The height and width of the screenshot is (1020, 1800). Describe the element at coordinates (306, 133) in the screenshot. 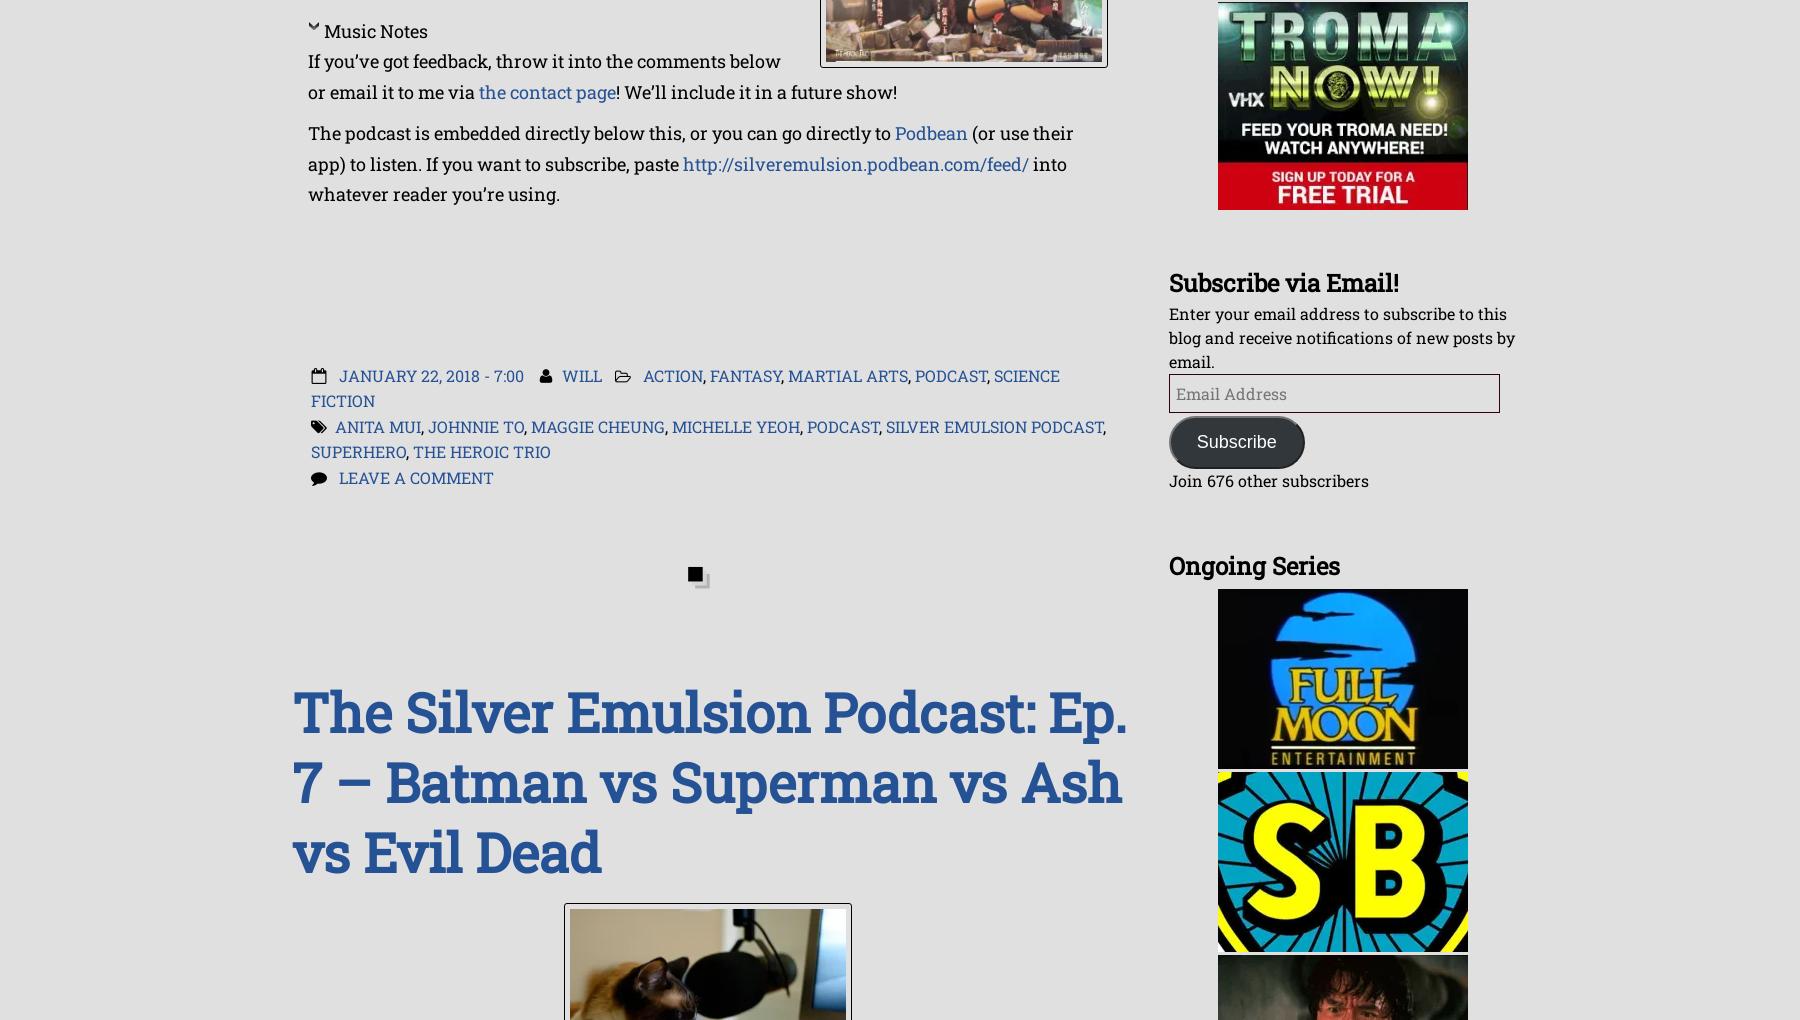

I see `'The podcast is embedded directly below this, or you can go directly to'` at that location.